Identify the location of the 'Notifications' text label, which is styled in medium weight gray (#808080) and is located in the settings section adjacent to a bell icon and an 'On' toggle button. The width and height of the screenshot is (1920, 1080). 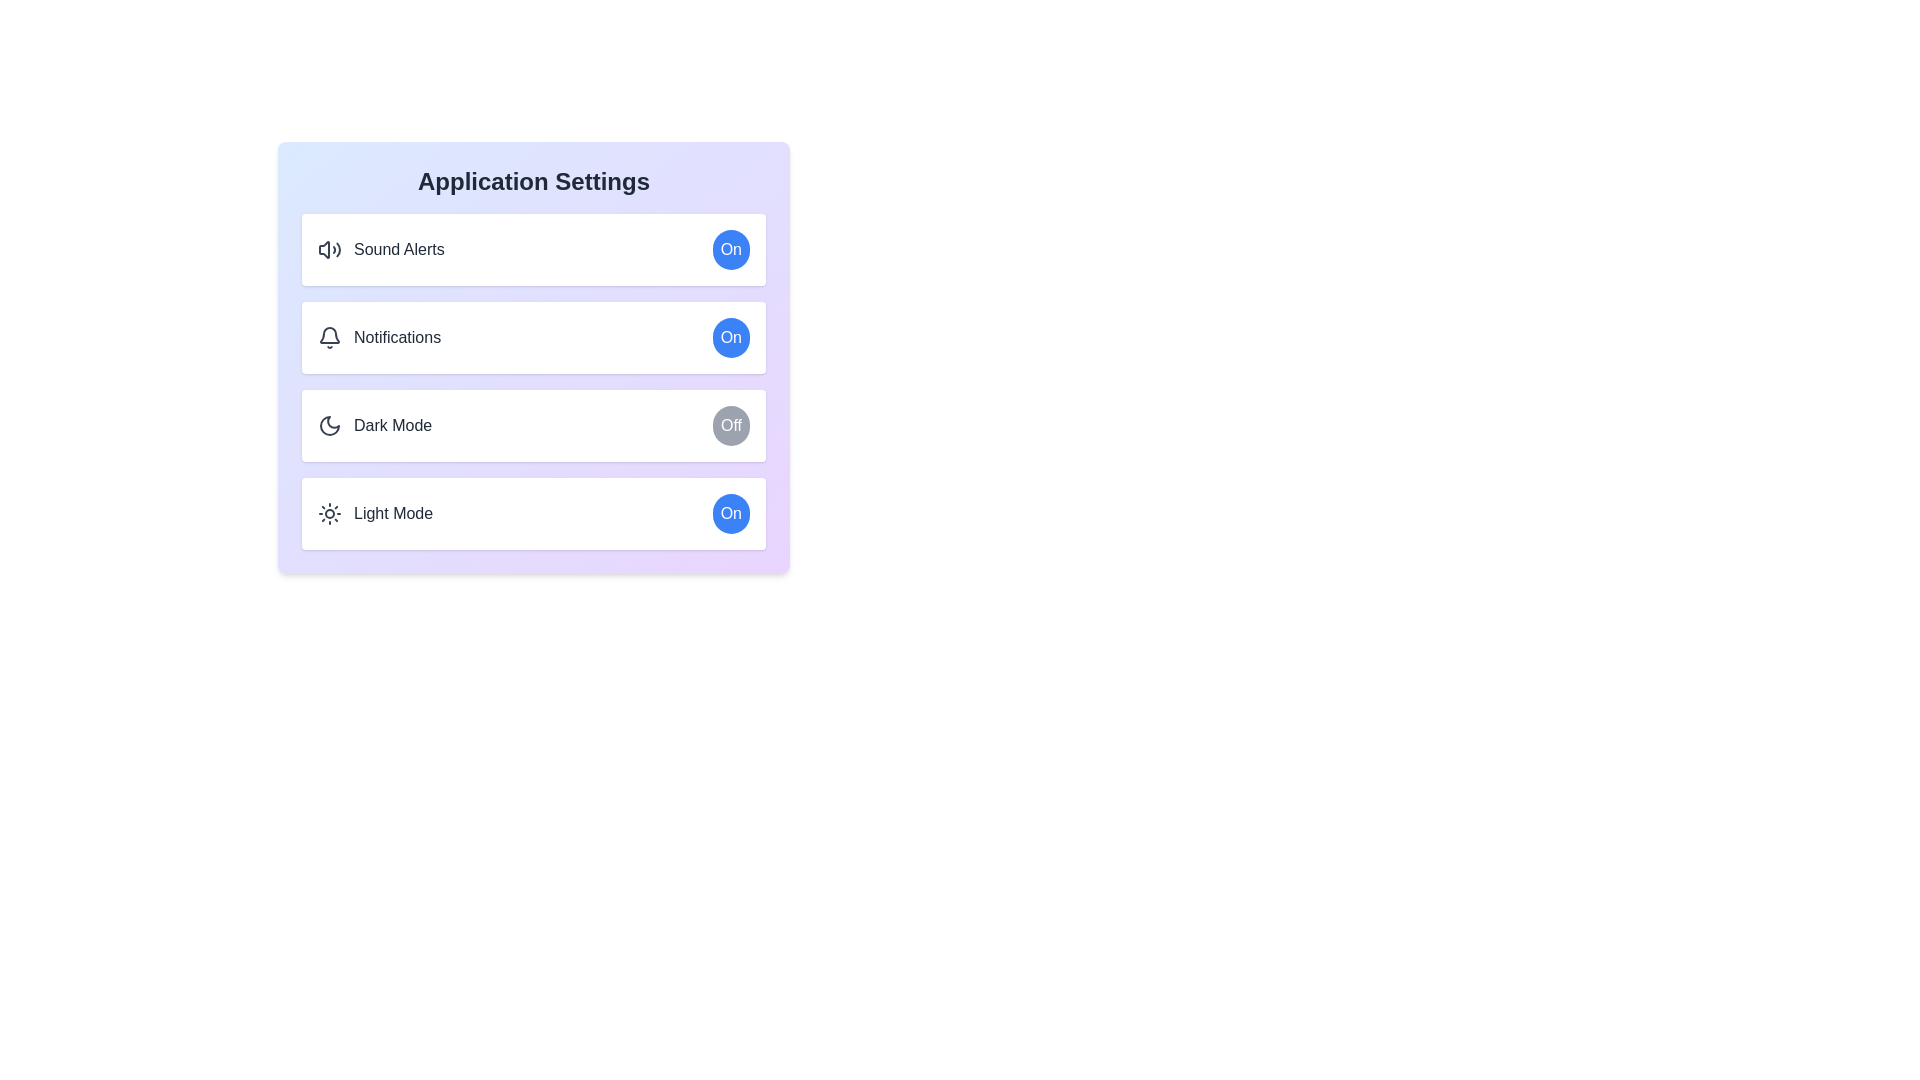
(397, 337).